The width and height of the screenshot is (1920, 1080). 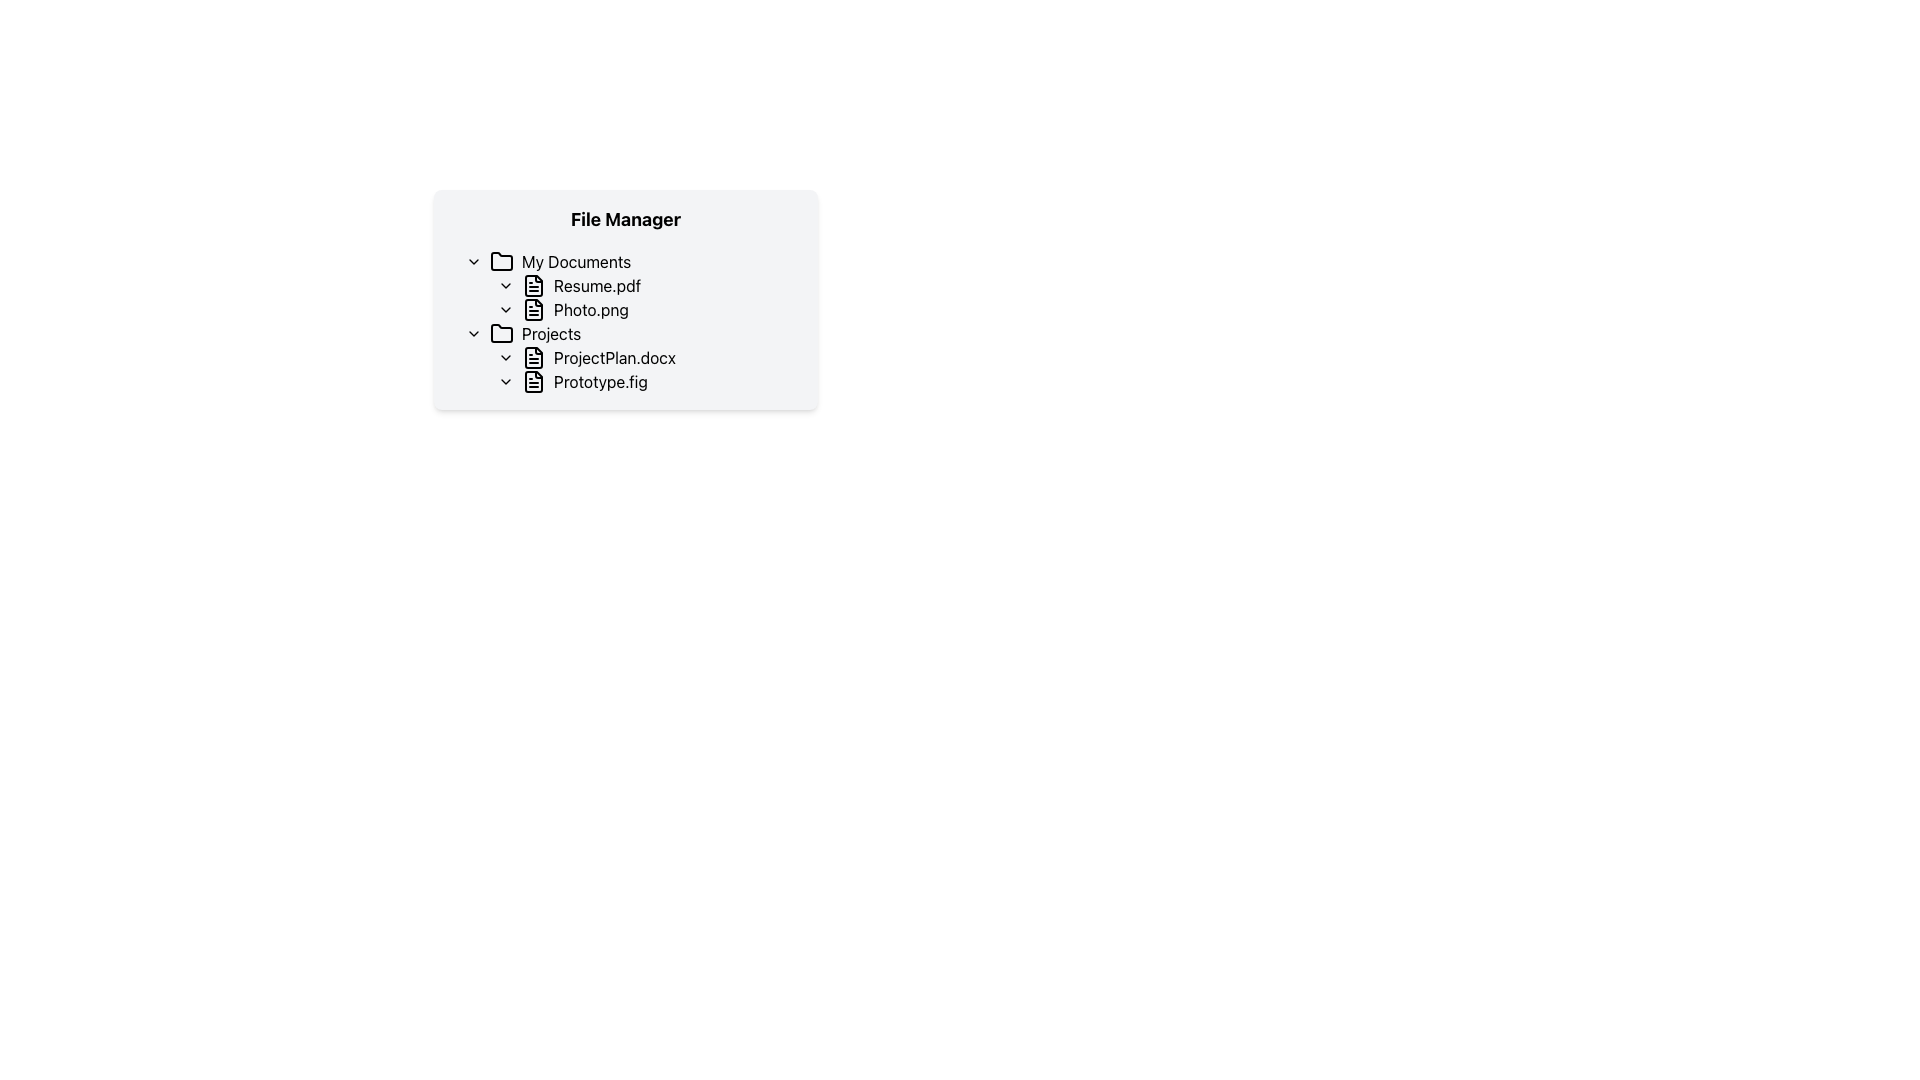 I want to click on the stylized document icon that represents 'ProjectPlan.docx' in the file manager interface, so click(x=533, y=357).